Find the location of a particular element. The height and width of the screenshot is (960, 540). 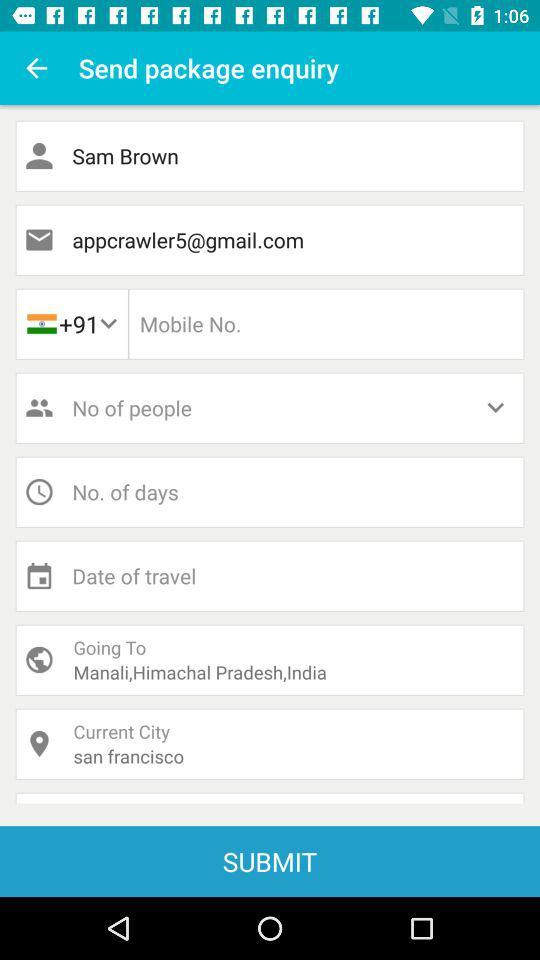

sam brown is located at coordinates (270, 155).